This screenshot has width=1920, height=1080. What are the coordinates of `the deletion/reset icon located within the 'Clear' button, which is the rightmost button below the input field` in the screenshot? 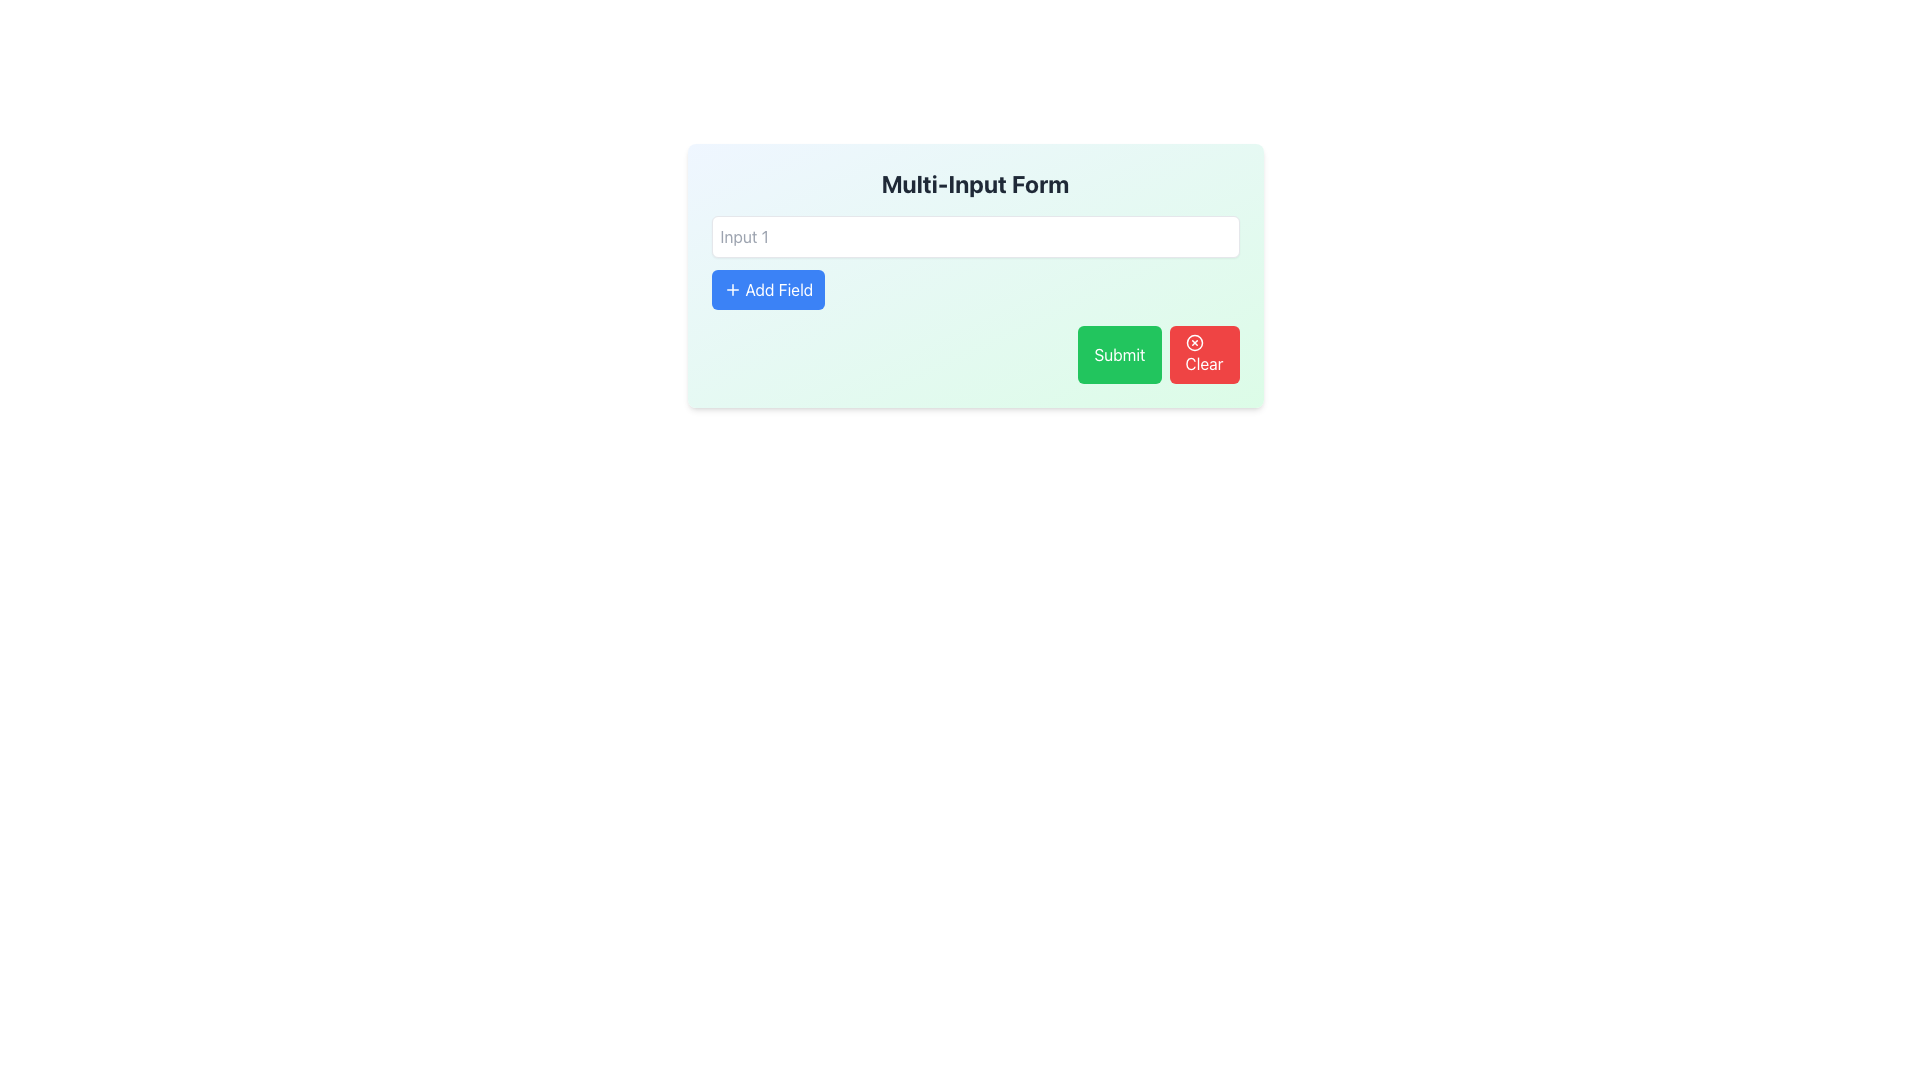 It's located at (1194, 342).